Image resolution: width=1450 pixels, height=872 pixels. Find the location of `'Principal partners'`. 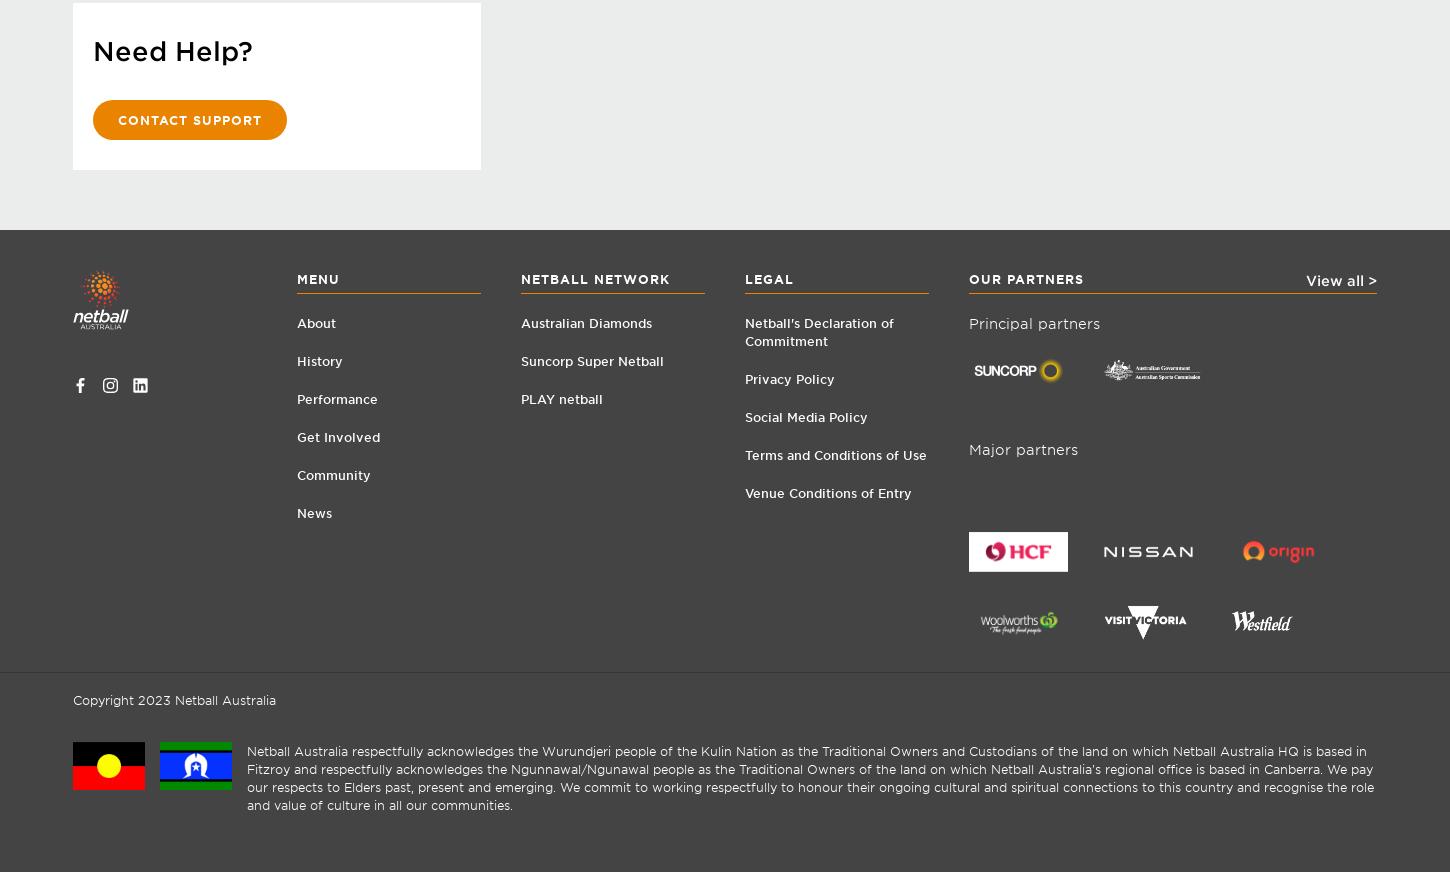

'Principal partners' is located at coordinates (969, 321).